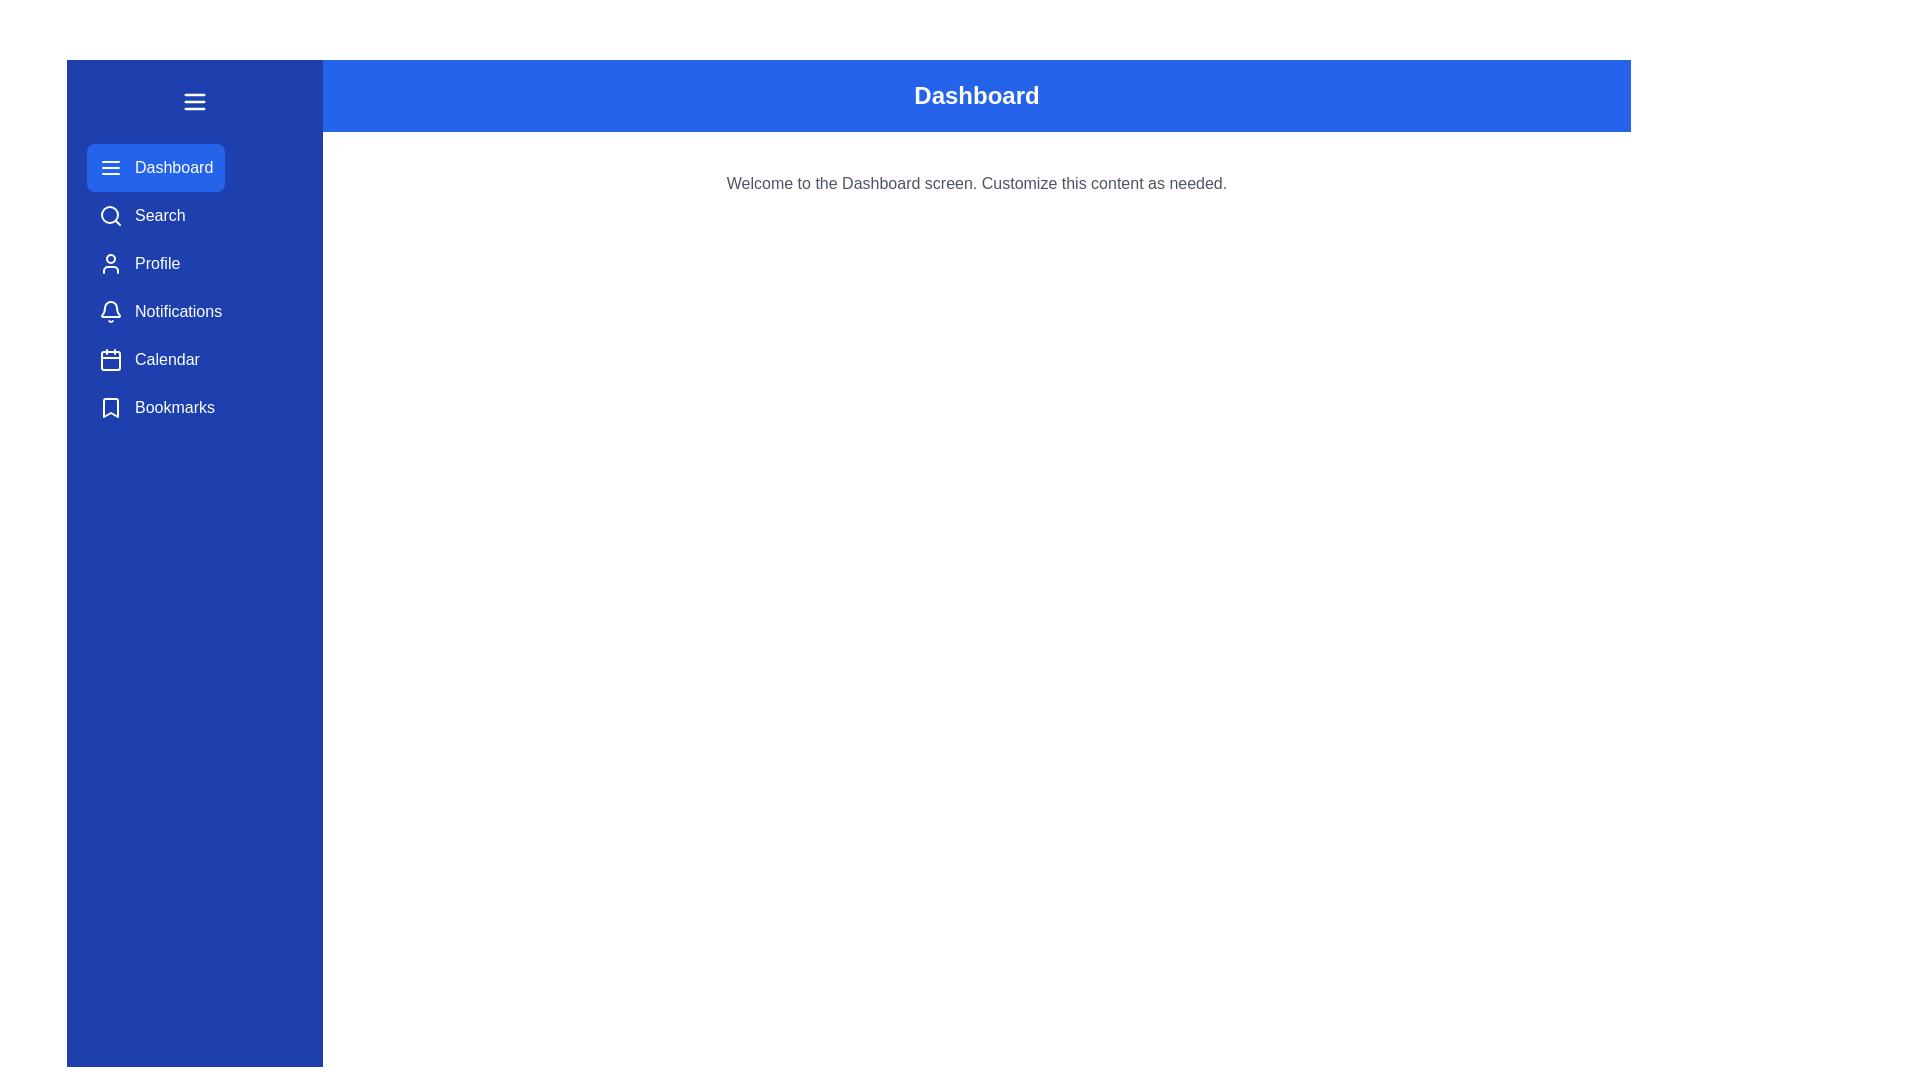  I want to click on the navigation link positioned in the left navigation bar, specifically the fifth item below 'Notifications' and above 'Bookmarks', to observe the hover effects, so click(148, 358).